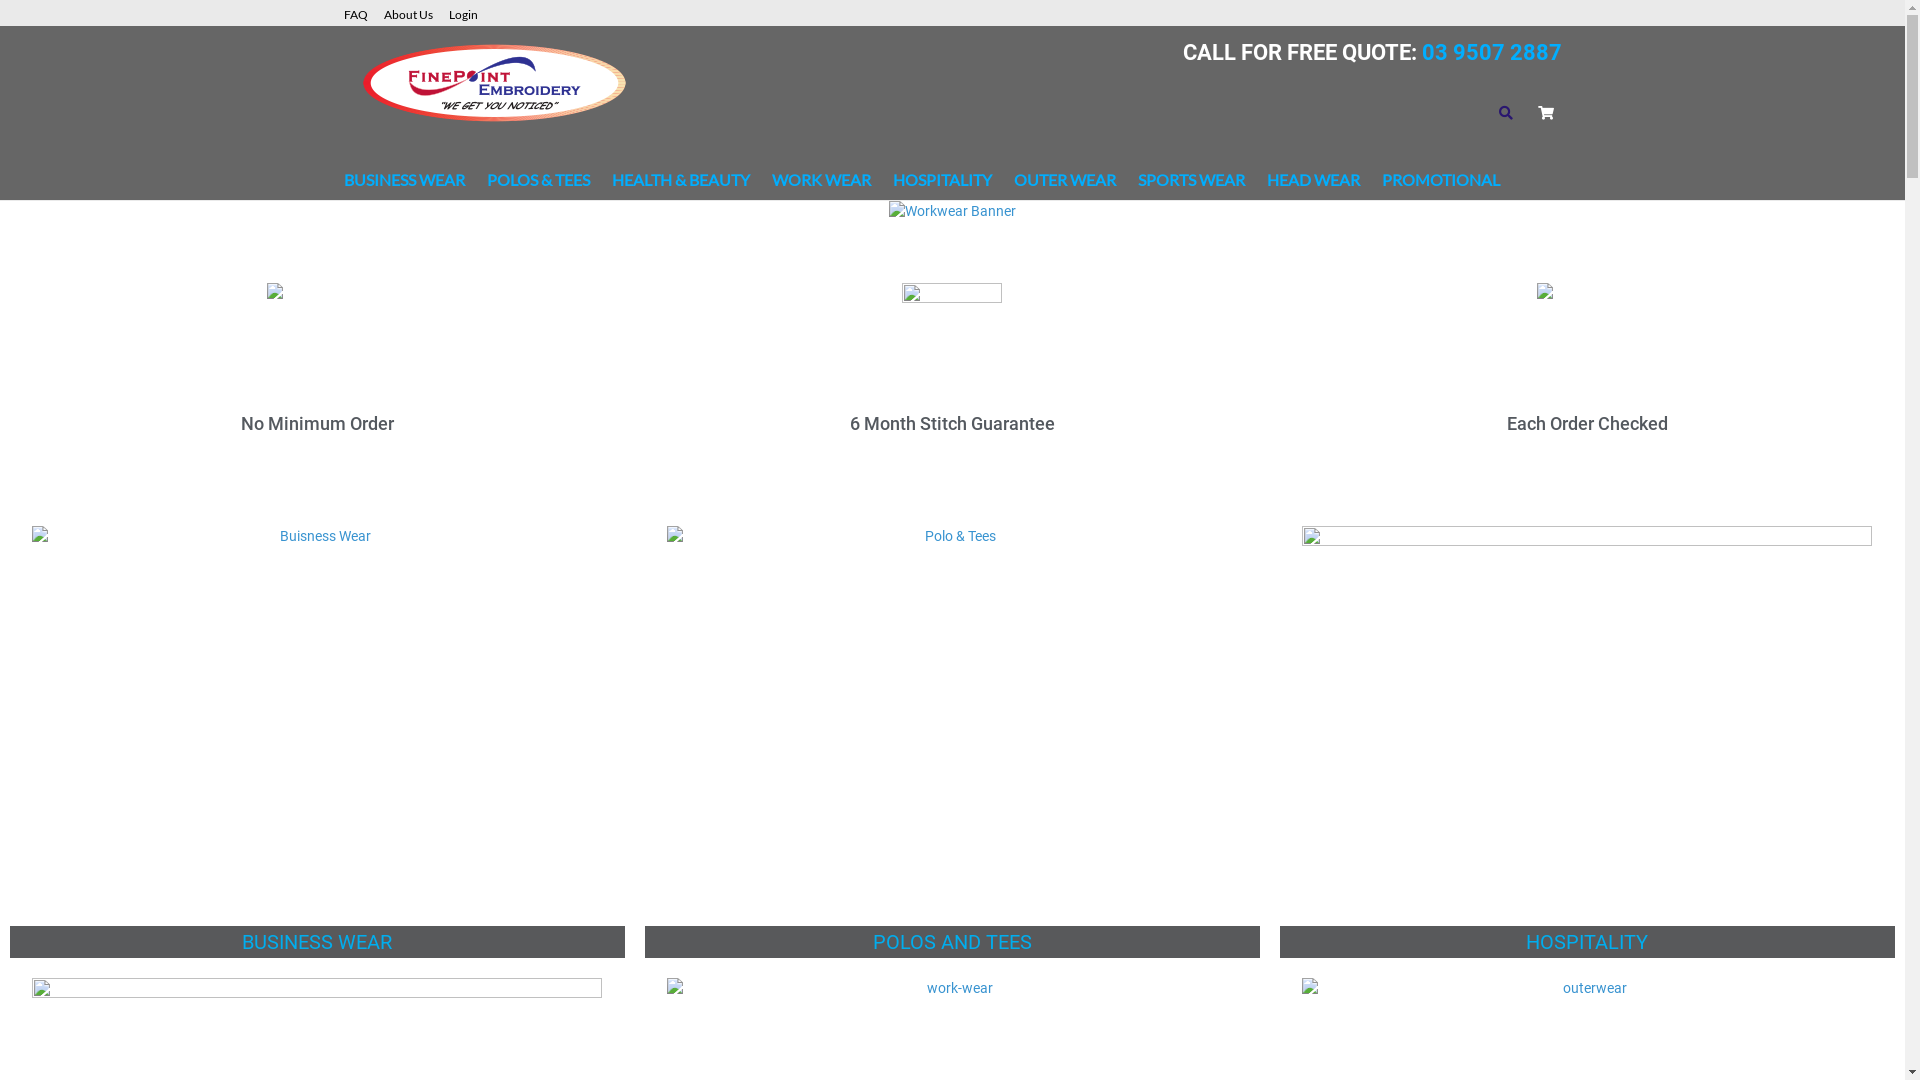 The image size is (1920, 1080). I want to click on 'OUTER WEAR', so click(1064, 180).